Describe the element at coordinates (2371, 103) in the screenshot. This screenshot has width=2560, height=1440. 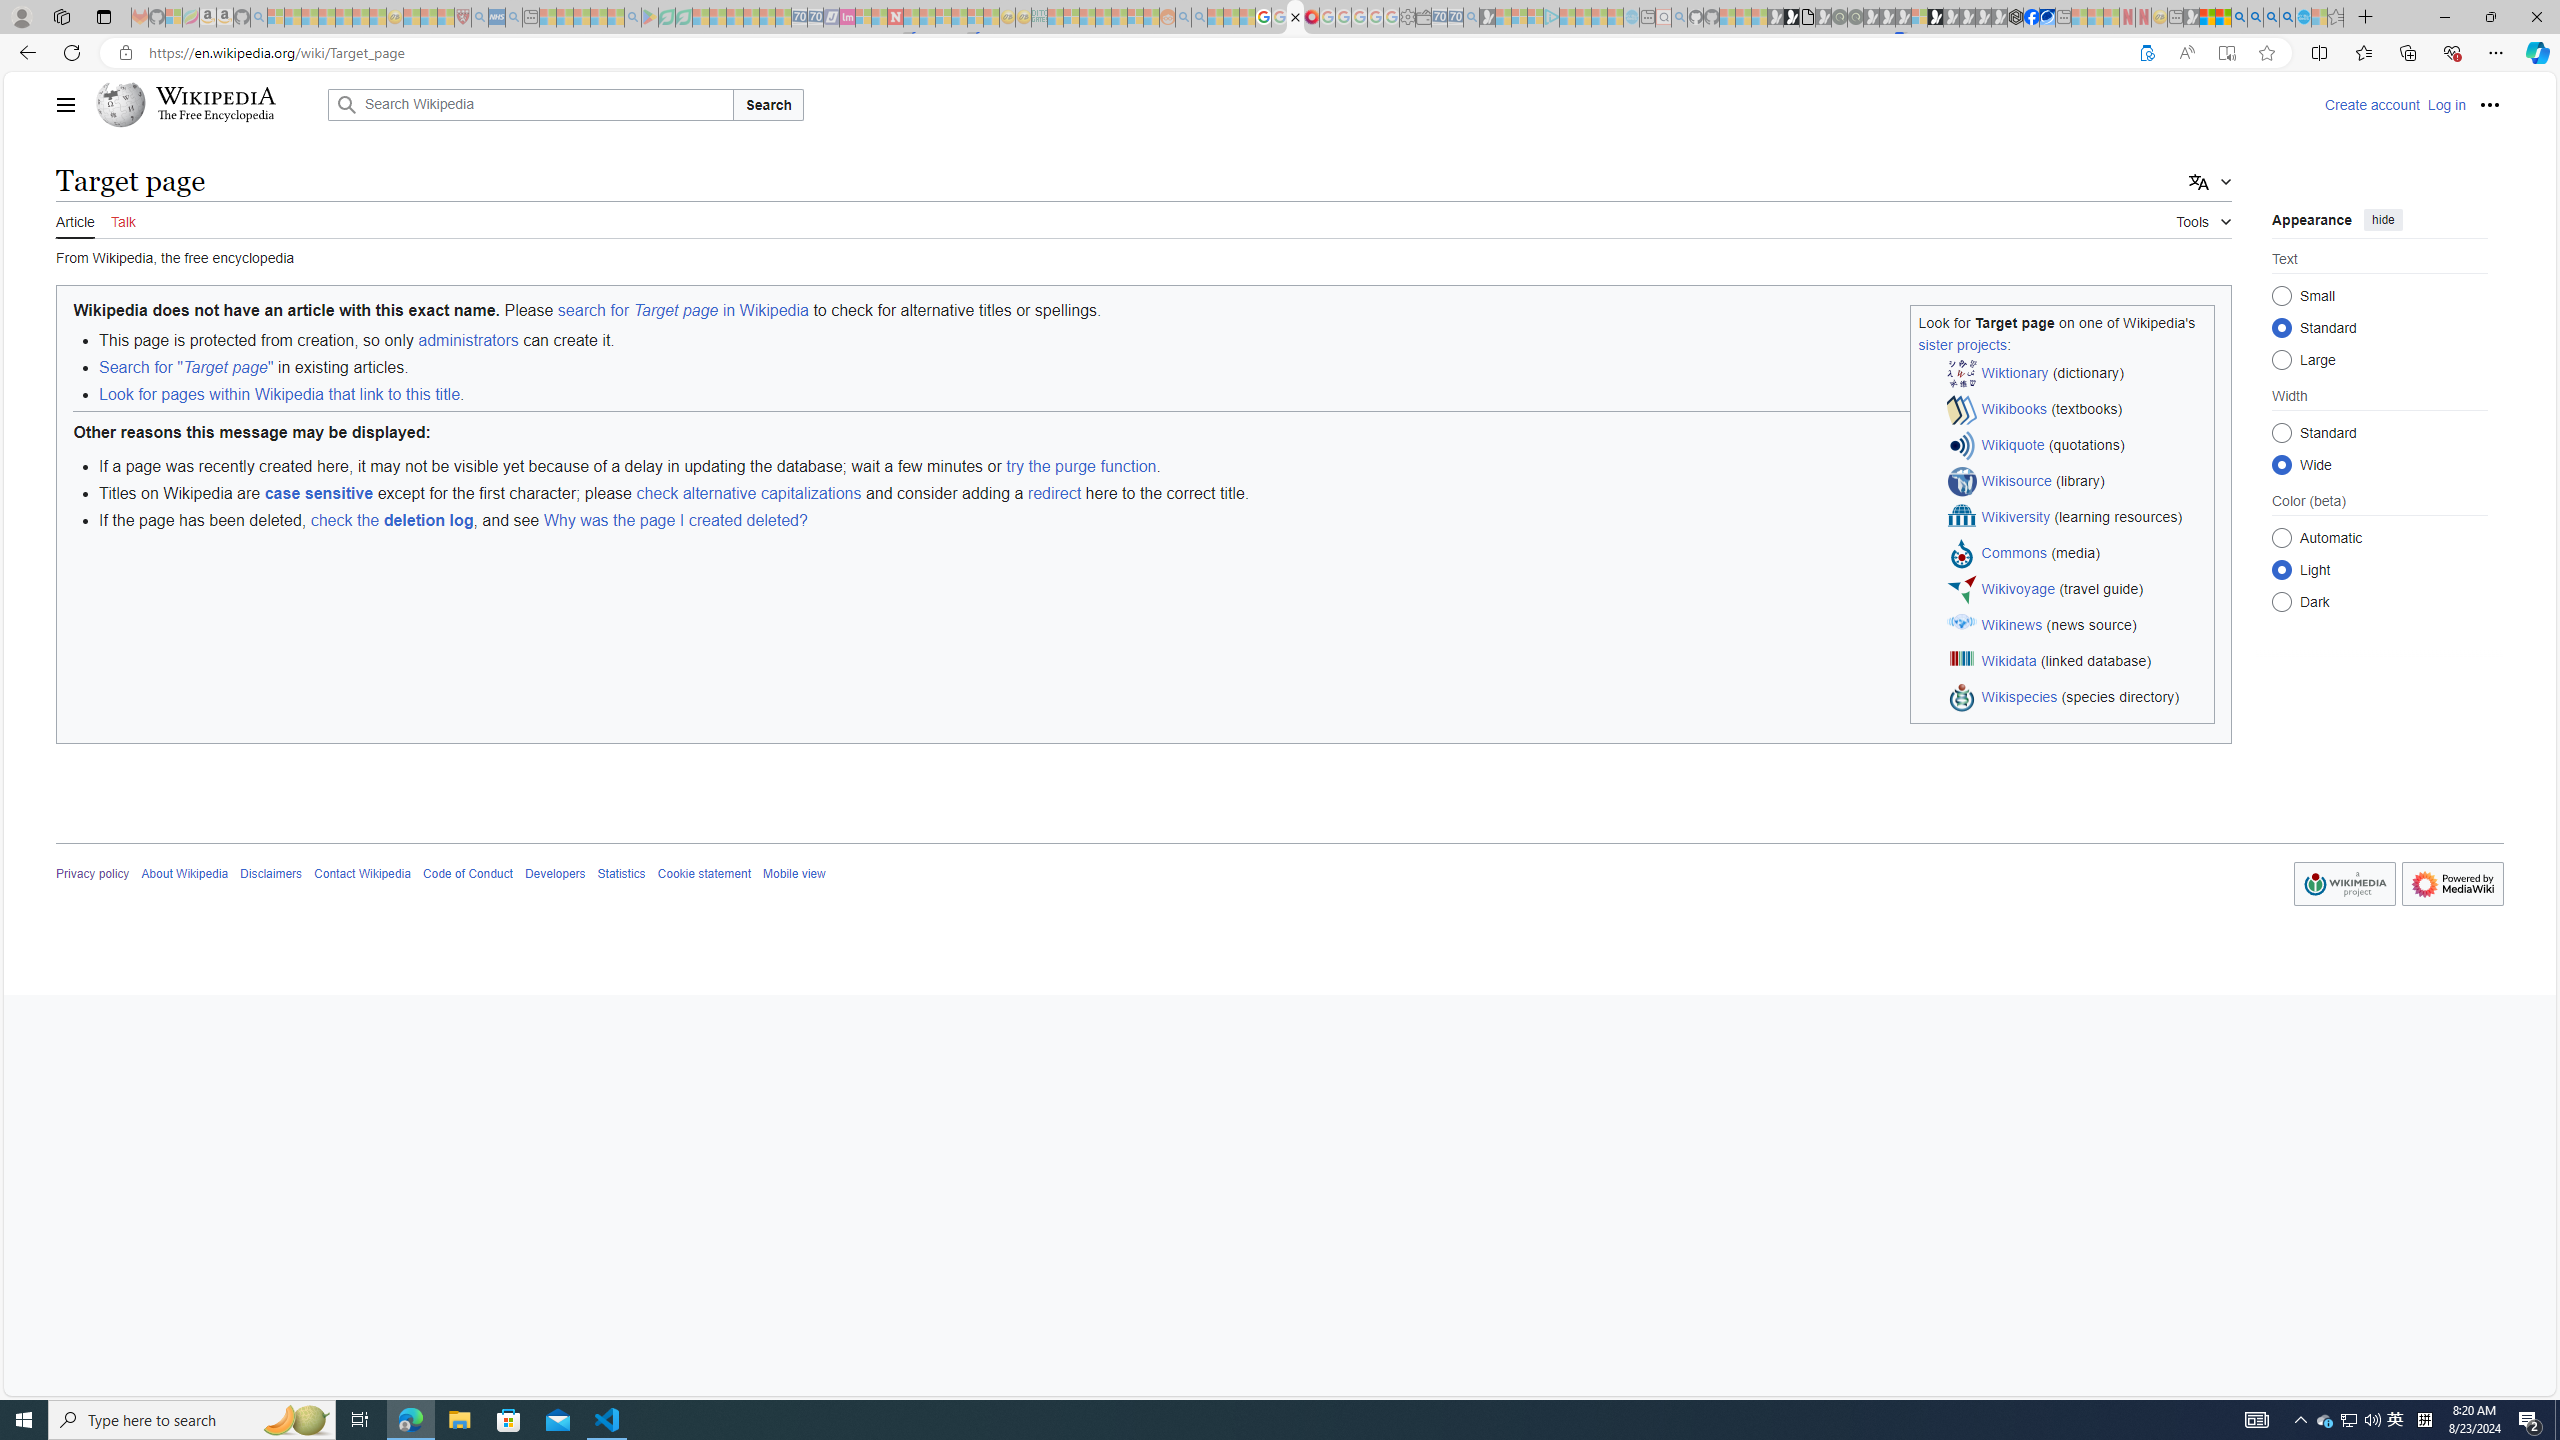
I see `'Create account'` at that location.